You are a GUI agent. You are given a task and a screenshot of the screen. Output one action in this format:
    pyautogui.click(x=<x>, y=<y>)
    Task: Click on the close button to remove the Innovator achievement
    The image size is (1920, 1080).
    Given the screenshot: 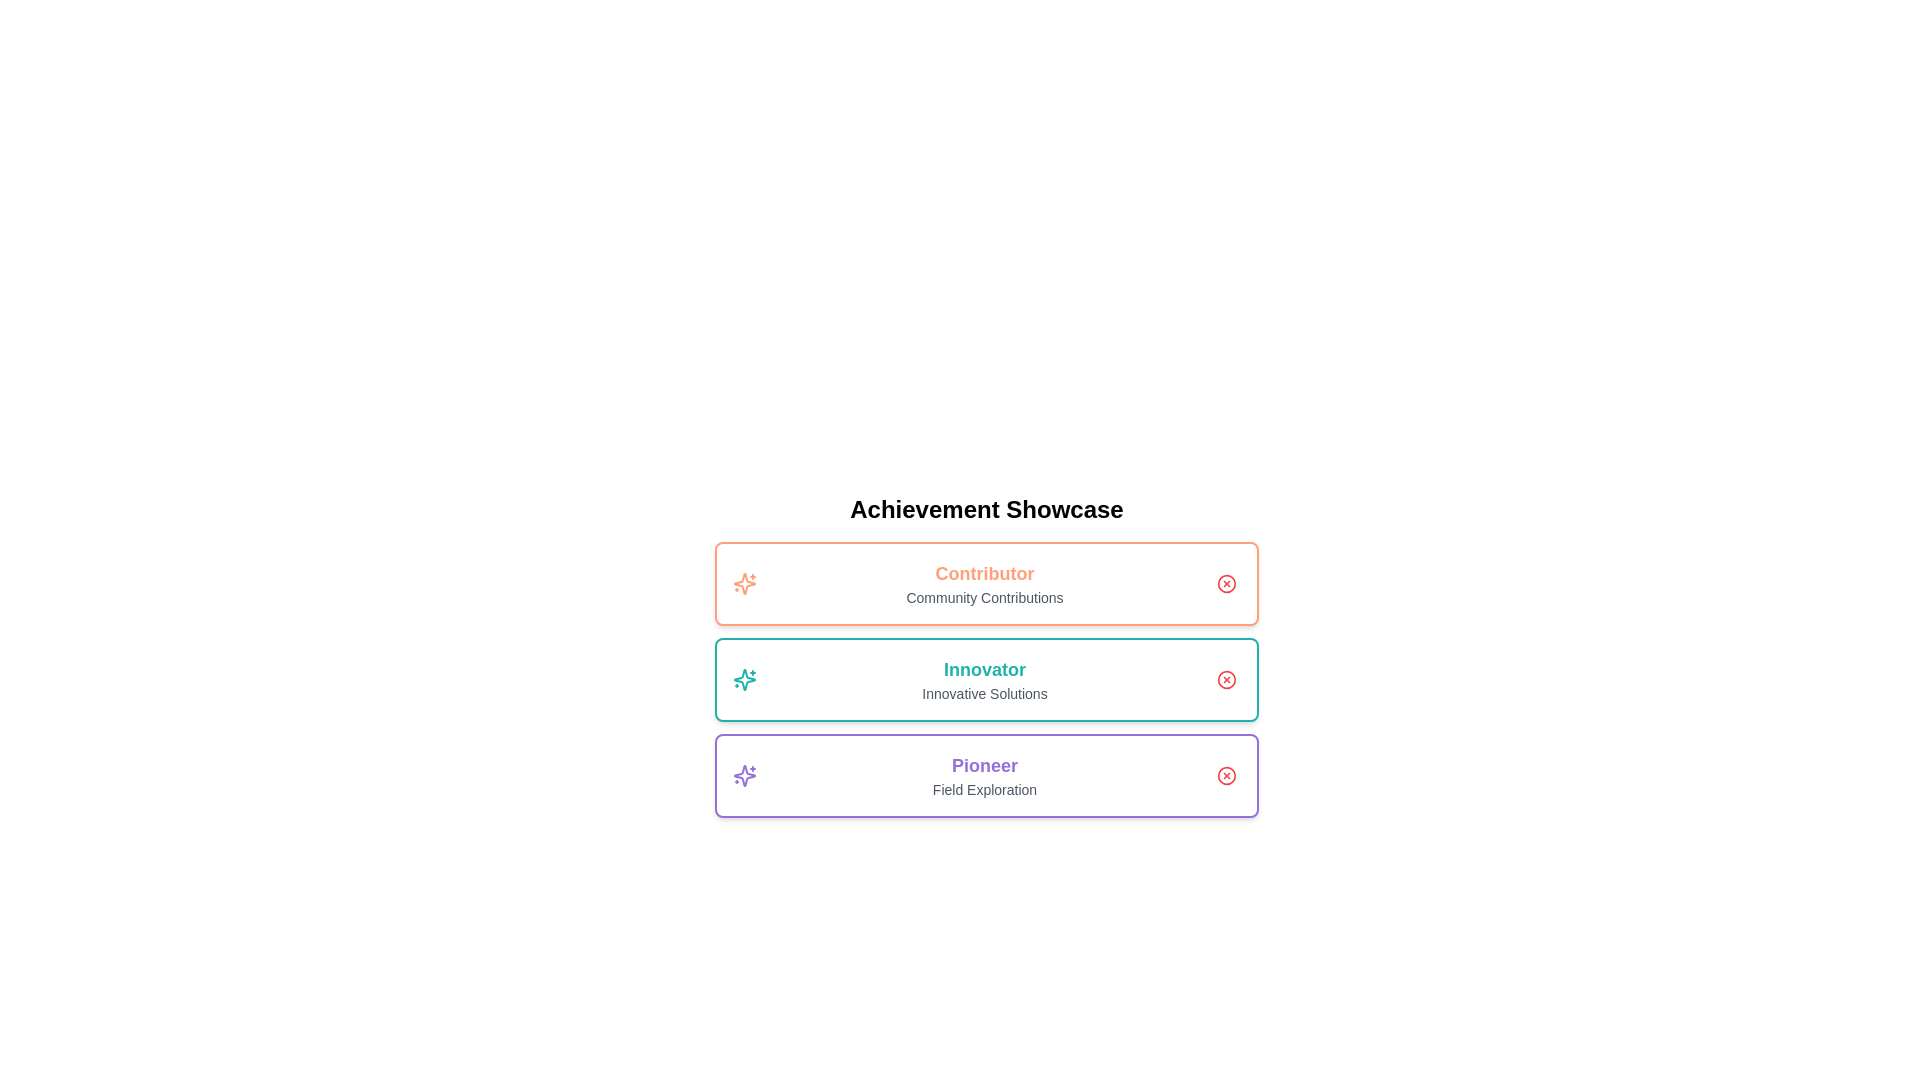 What is the action you would take?
    pyautogui.click(x=1226, y=678)
    